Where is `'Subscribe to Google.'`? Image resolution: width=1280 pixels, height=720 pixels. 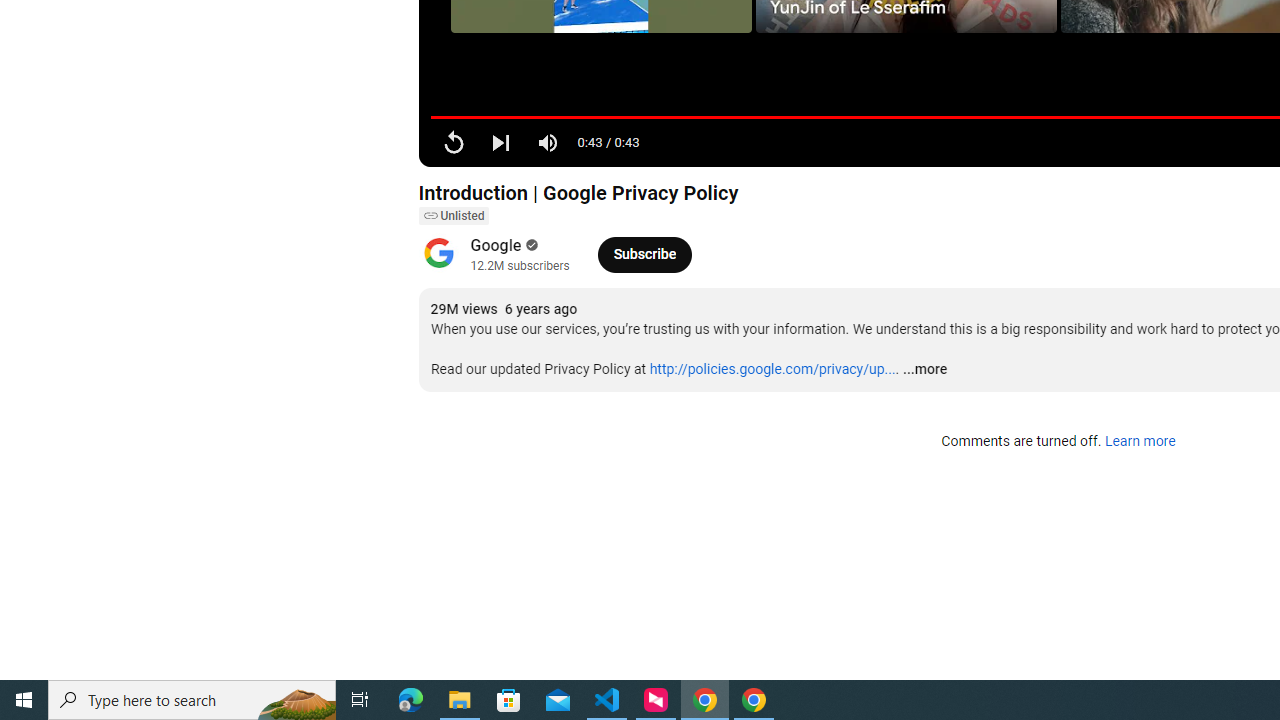 'Subscribe to Google.' is located at coordinates (644, 253).